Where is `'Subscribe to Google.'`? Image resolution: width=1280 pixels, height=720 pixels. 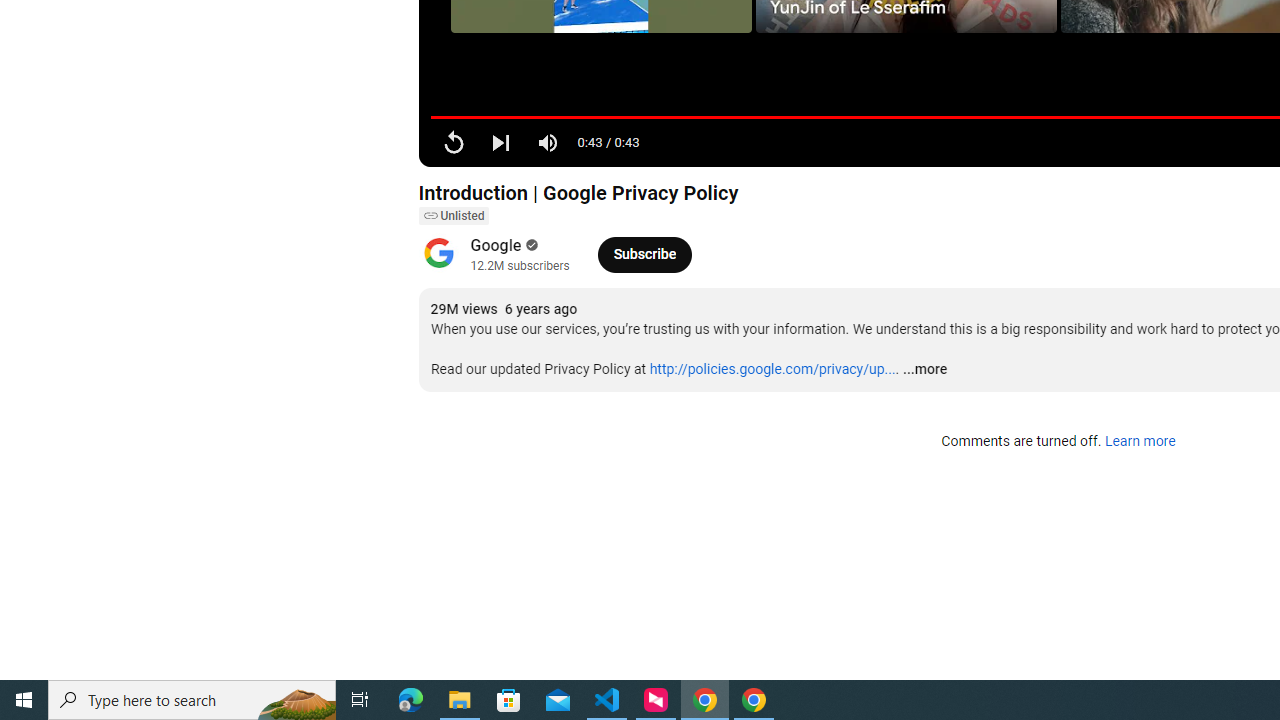 'Subscribe to Google.' is located at coordinates (644, 253).